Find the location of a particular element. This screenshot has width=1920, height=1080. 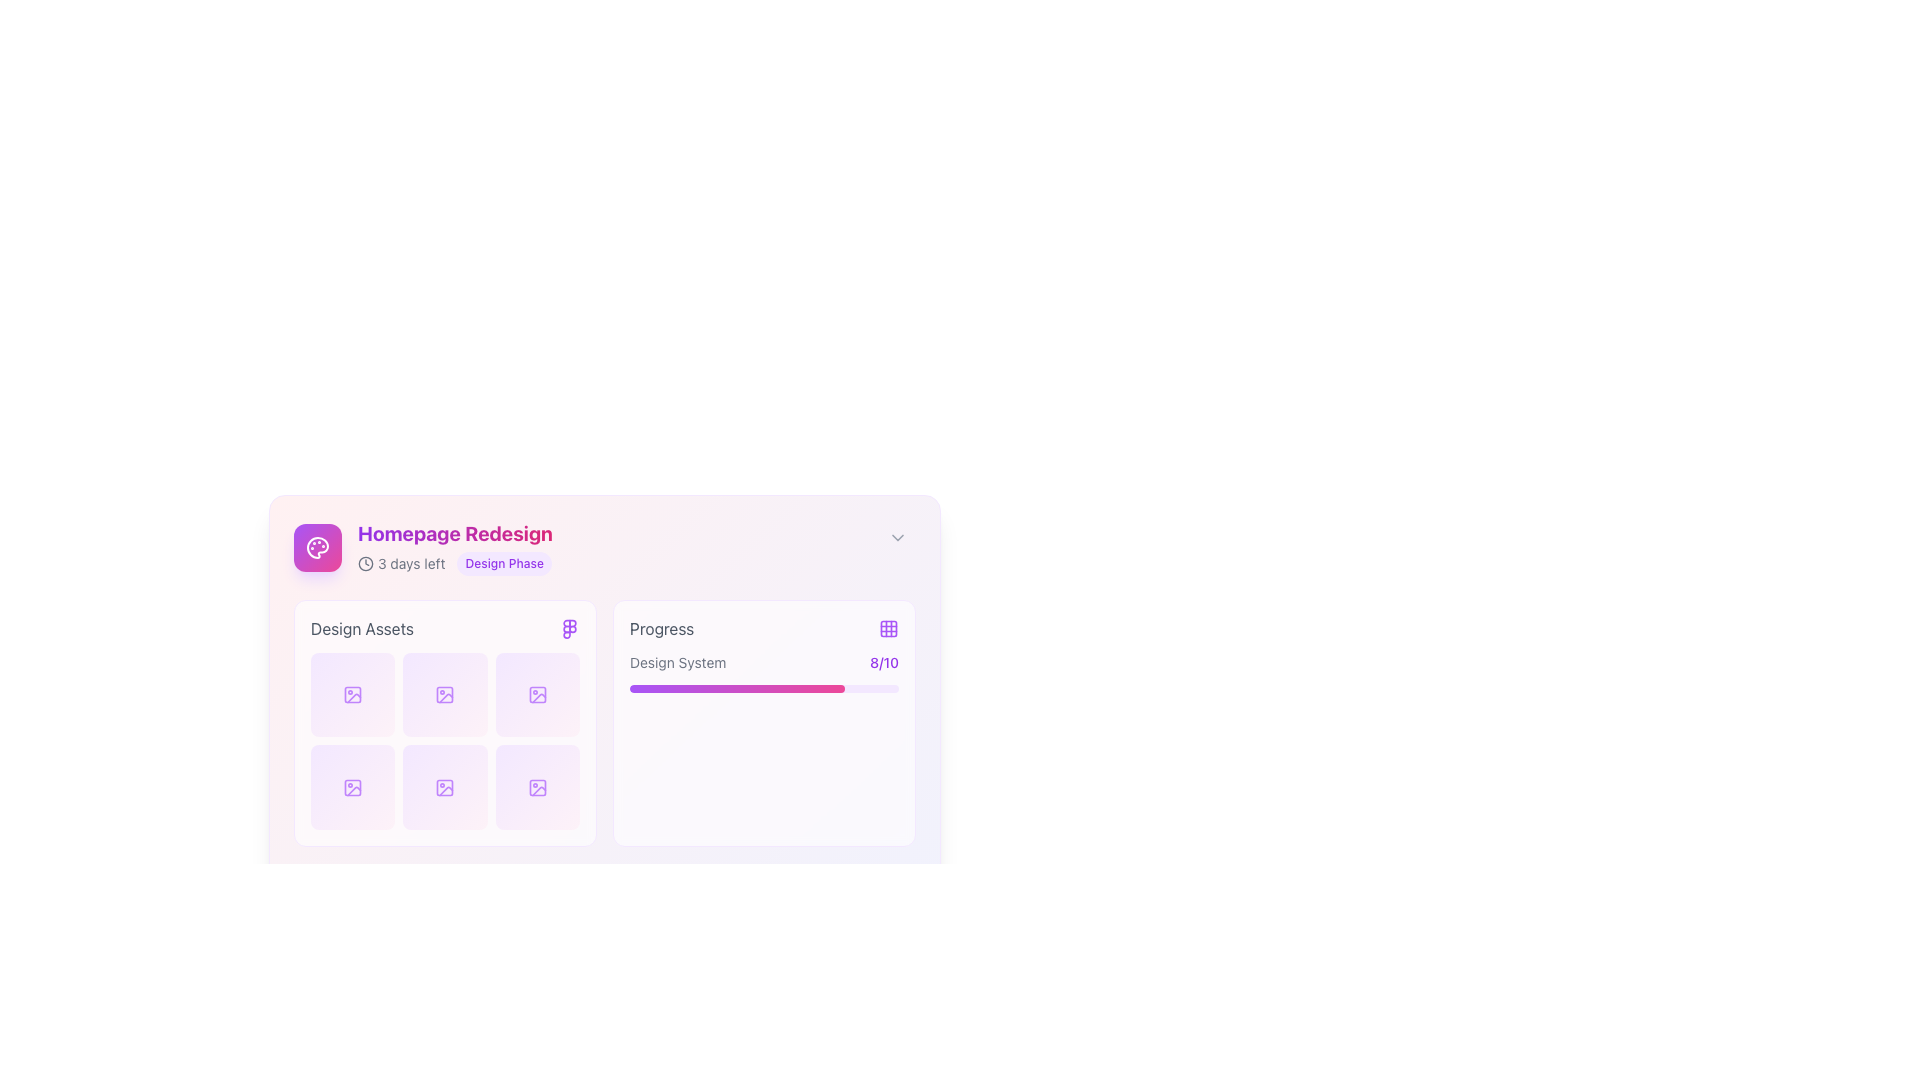

the small purple SVG rectangle with rounded corners located in the bottom-right corner of the 'Design Assets' section is located at coordinates (537, 694).